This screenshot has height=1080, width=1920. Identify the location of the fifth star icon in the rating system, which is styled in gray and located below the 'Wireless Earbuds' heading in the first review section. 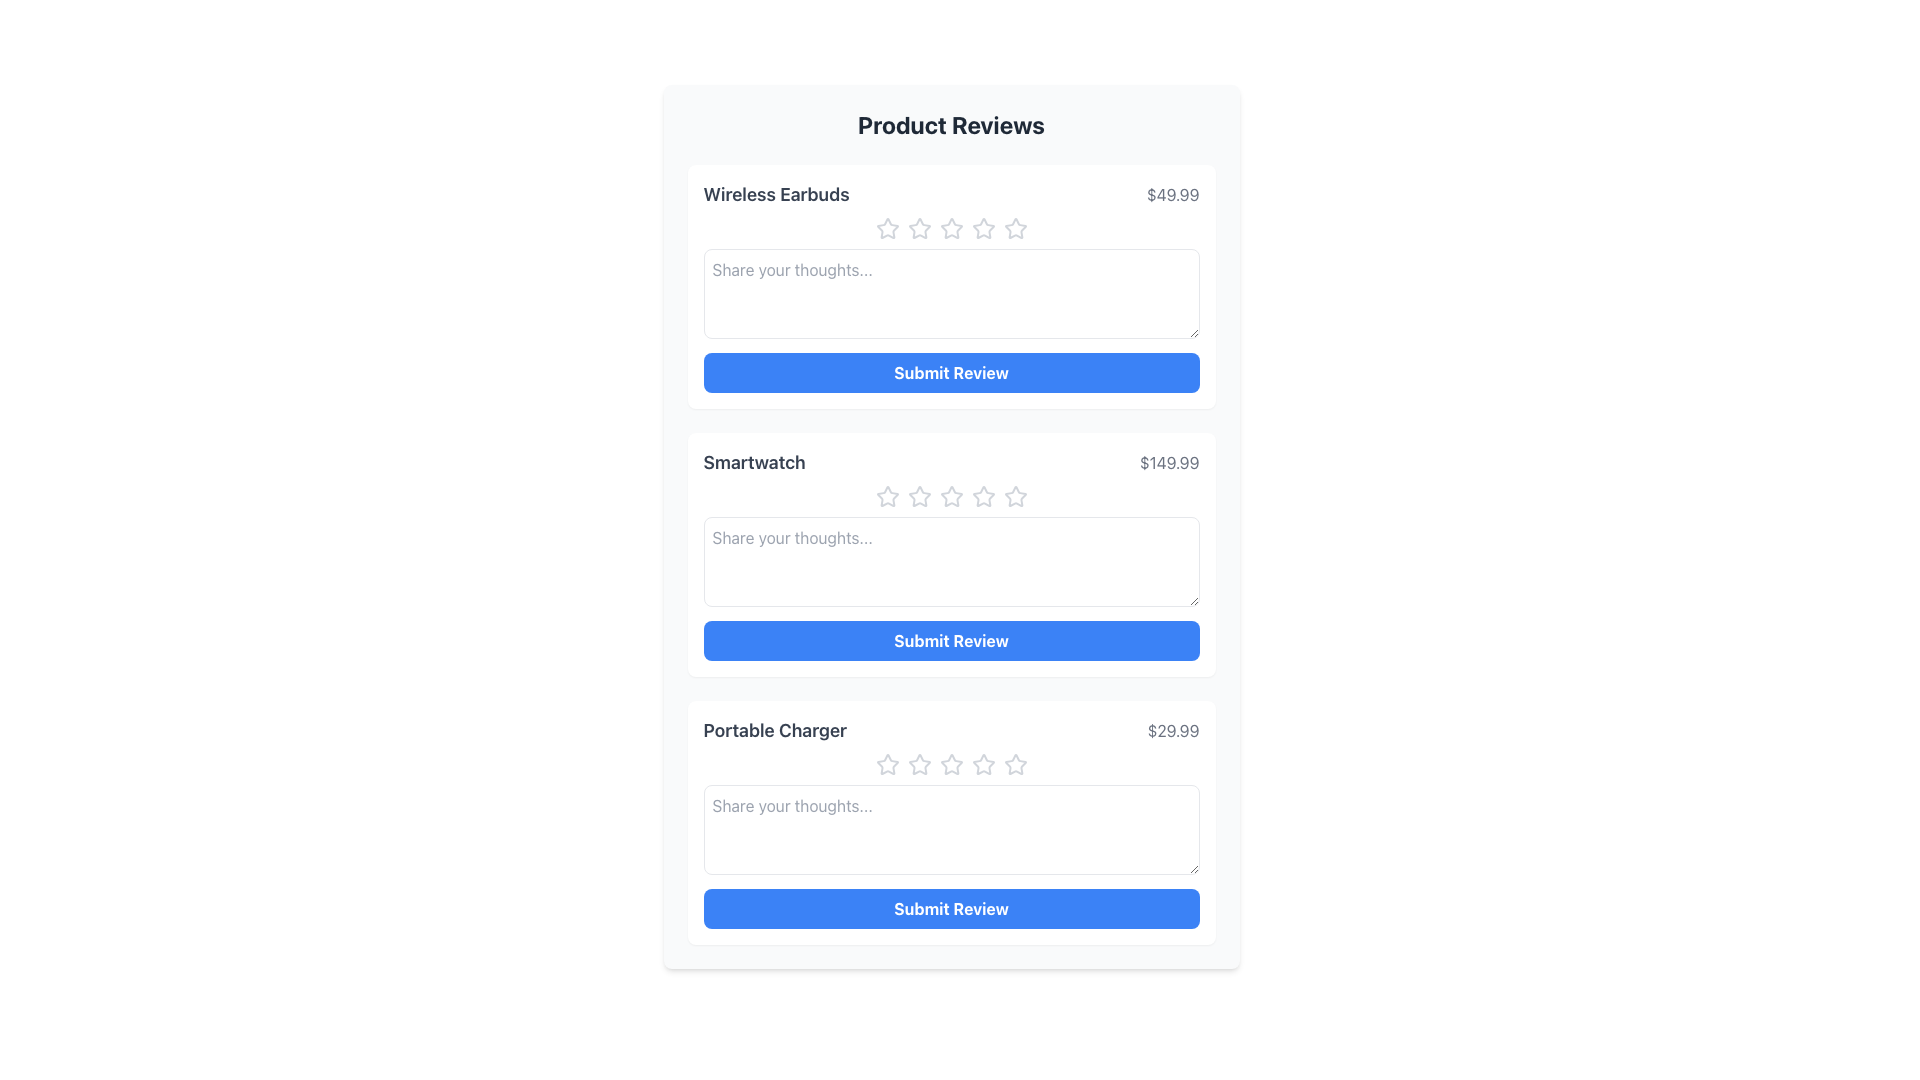
(1015, 227).